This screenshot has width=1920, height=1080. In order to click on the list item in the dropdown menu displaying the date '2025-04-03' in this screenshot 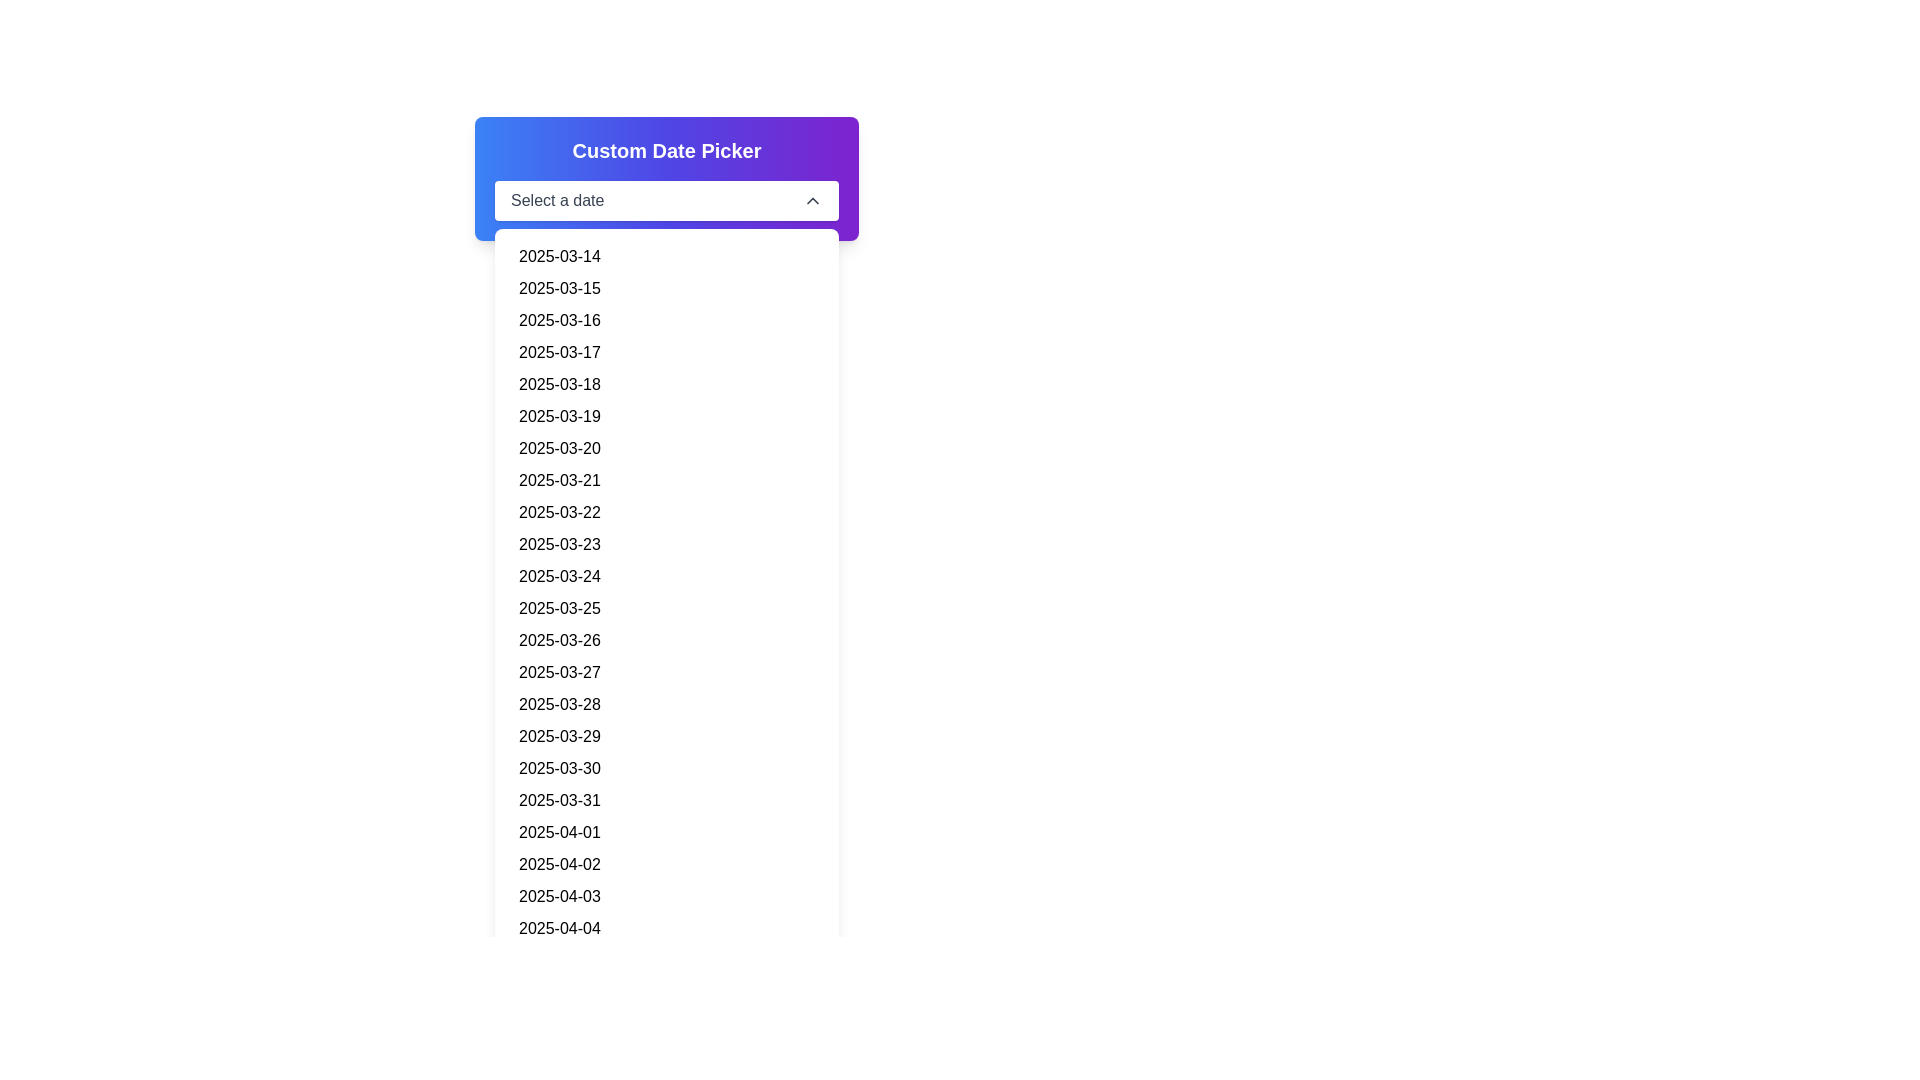, I will do `click(667, 896)`.